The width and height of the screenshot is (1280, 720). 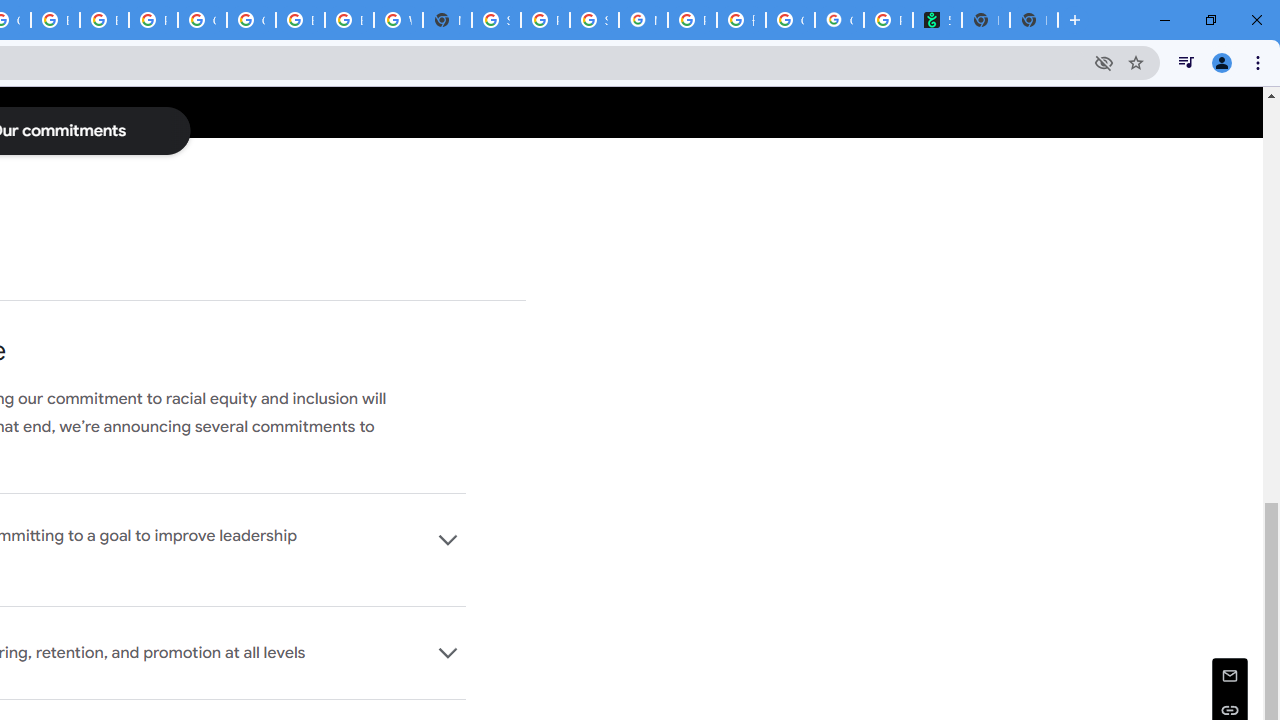 I want to click on 'Share this page (Email)', so click(x=1229, y=675).